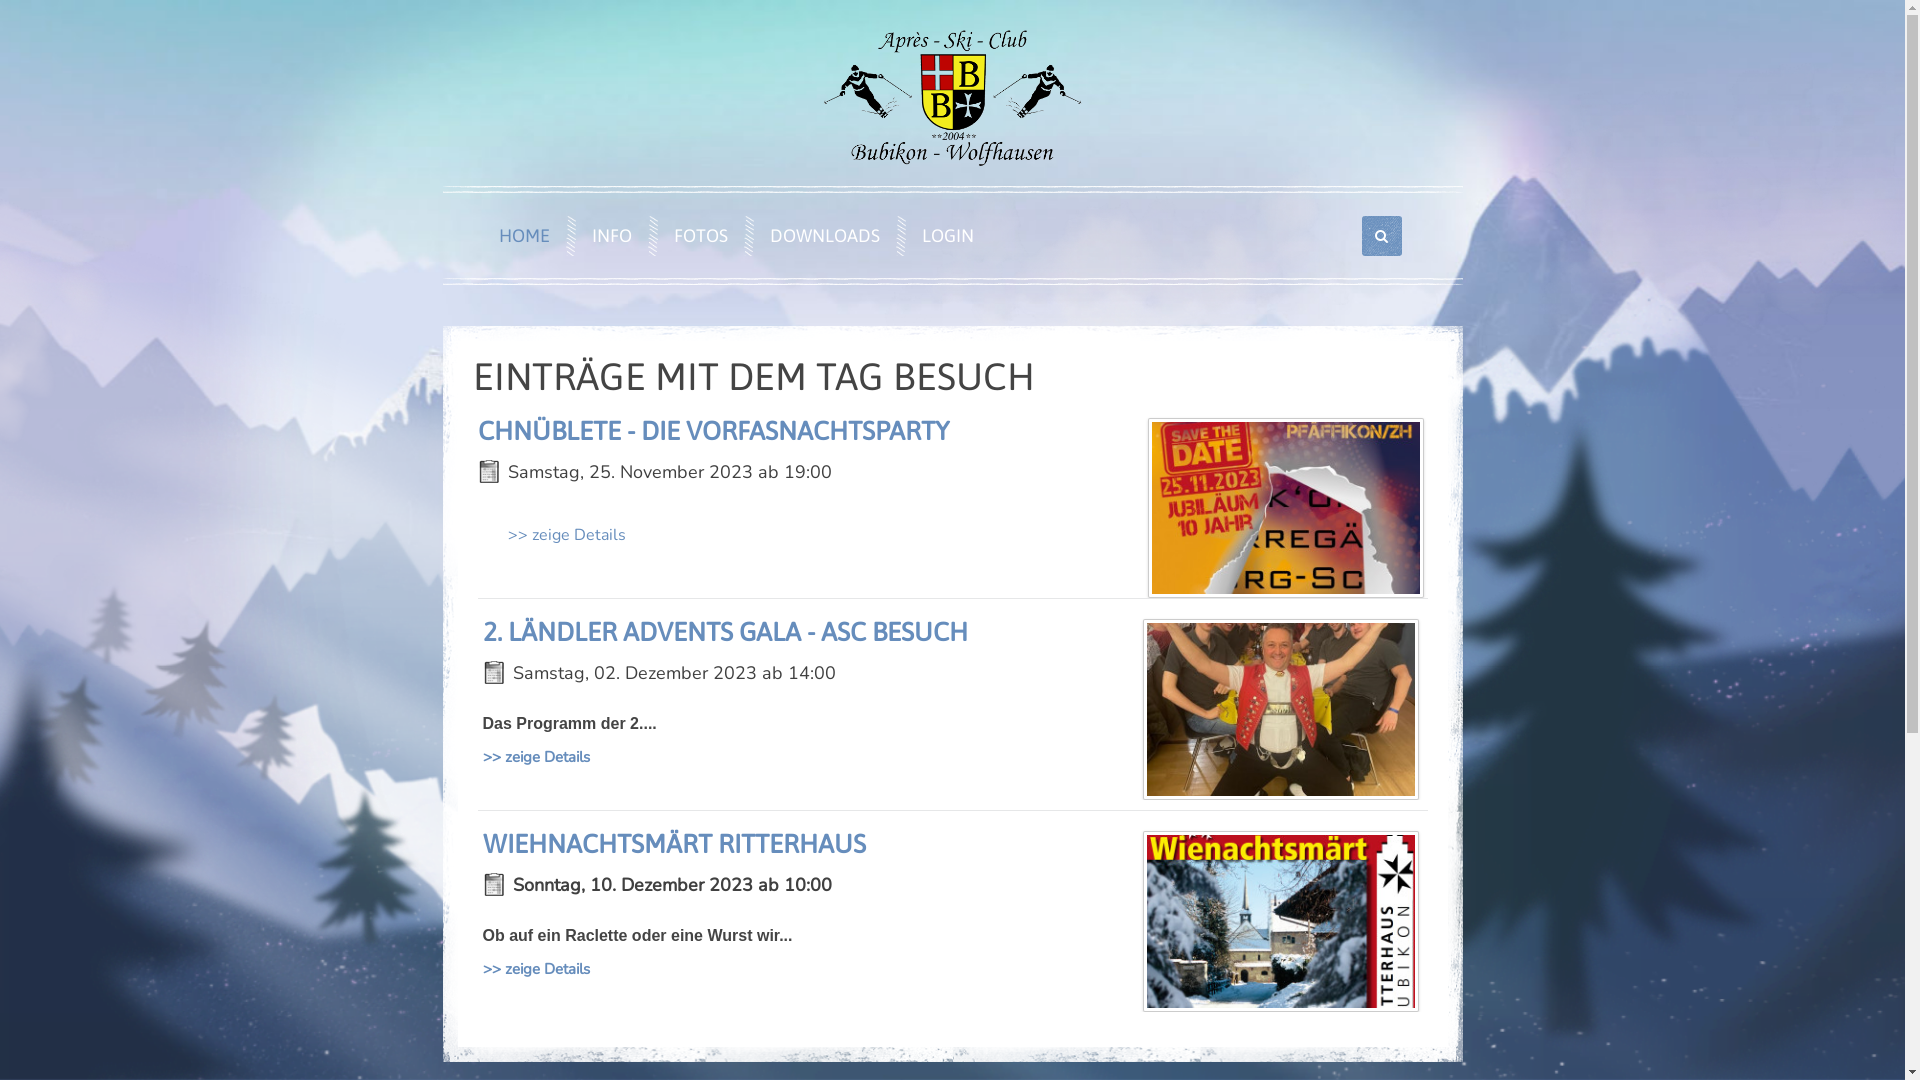 This screenshot has width=1920, height=1080. Describe the element at coordinates (518, 234) in the screenshot. I see `'HOME'` at that location.